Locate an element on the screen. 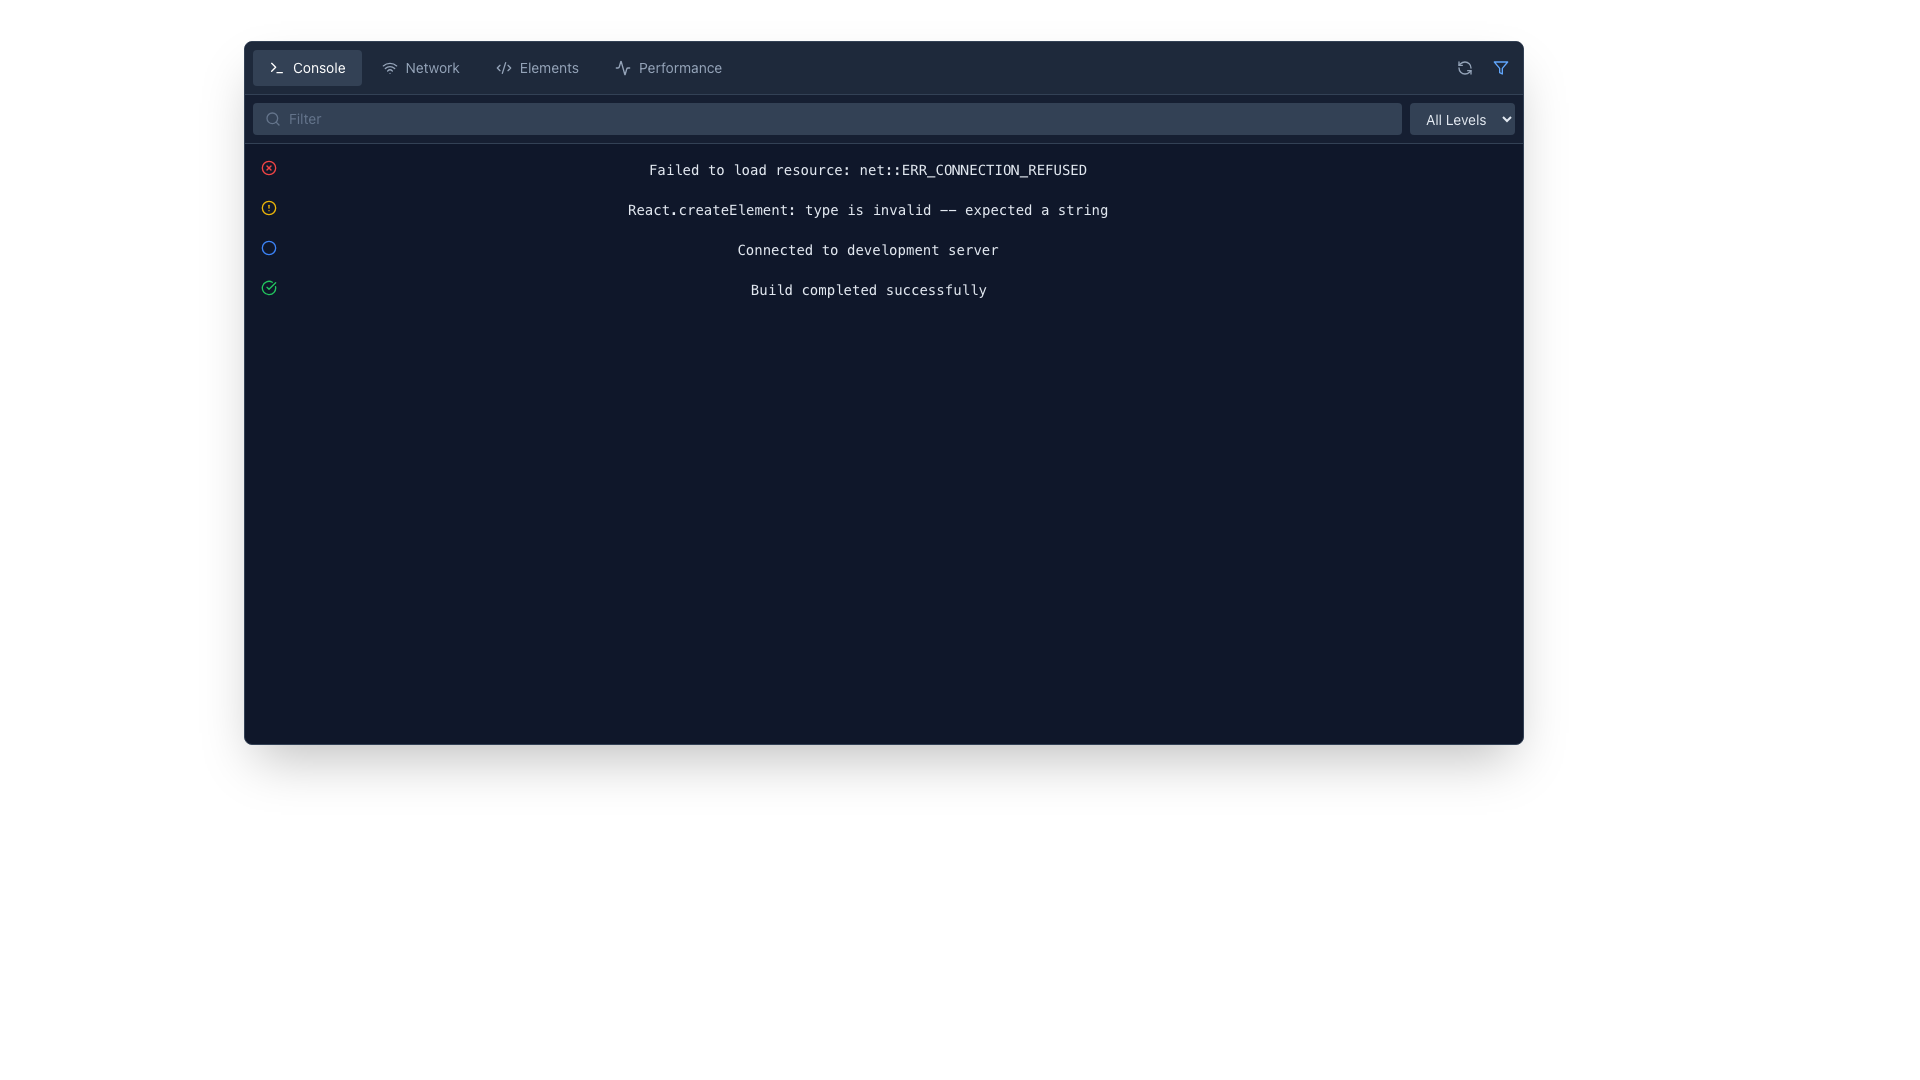  the warning icon located to the left of the message 'React.createElement: type is invalid -- expected a string' to potentially reveal additional information is located at coordinates (267, 208).